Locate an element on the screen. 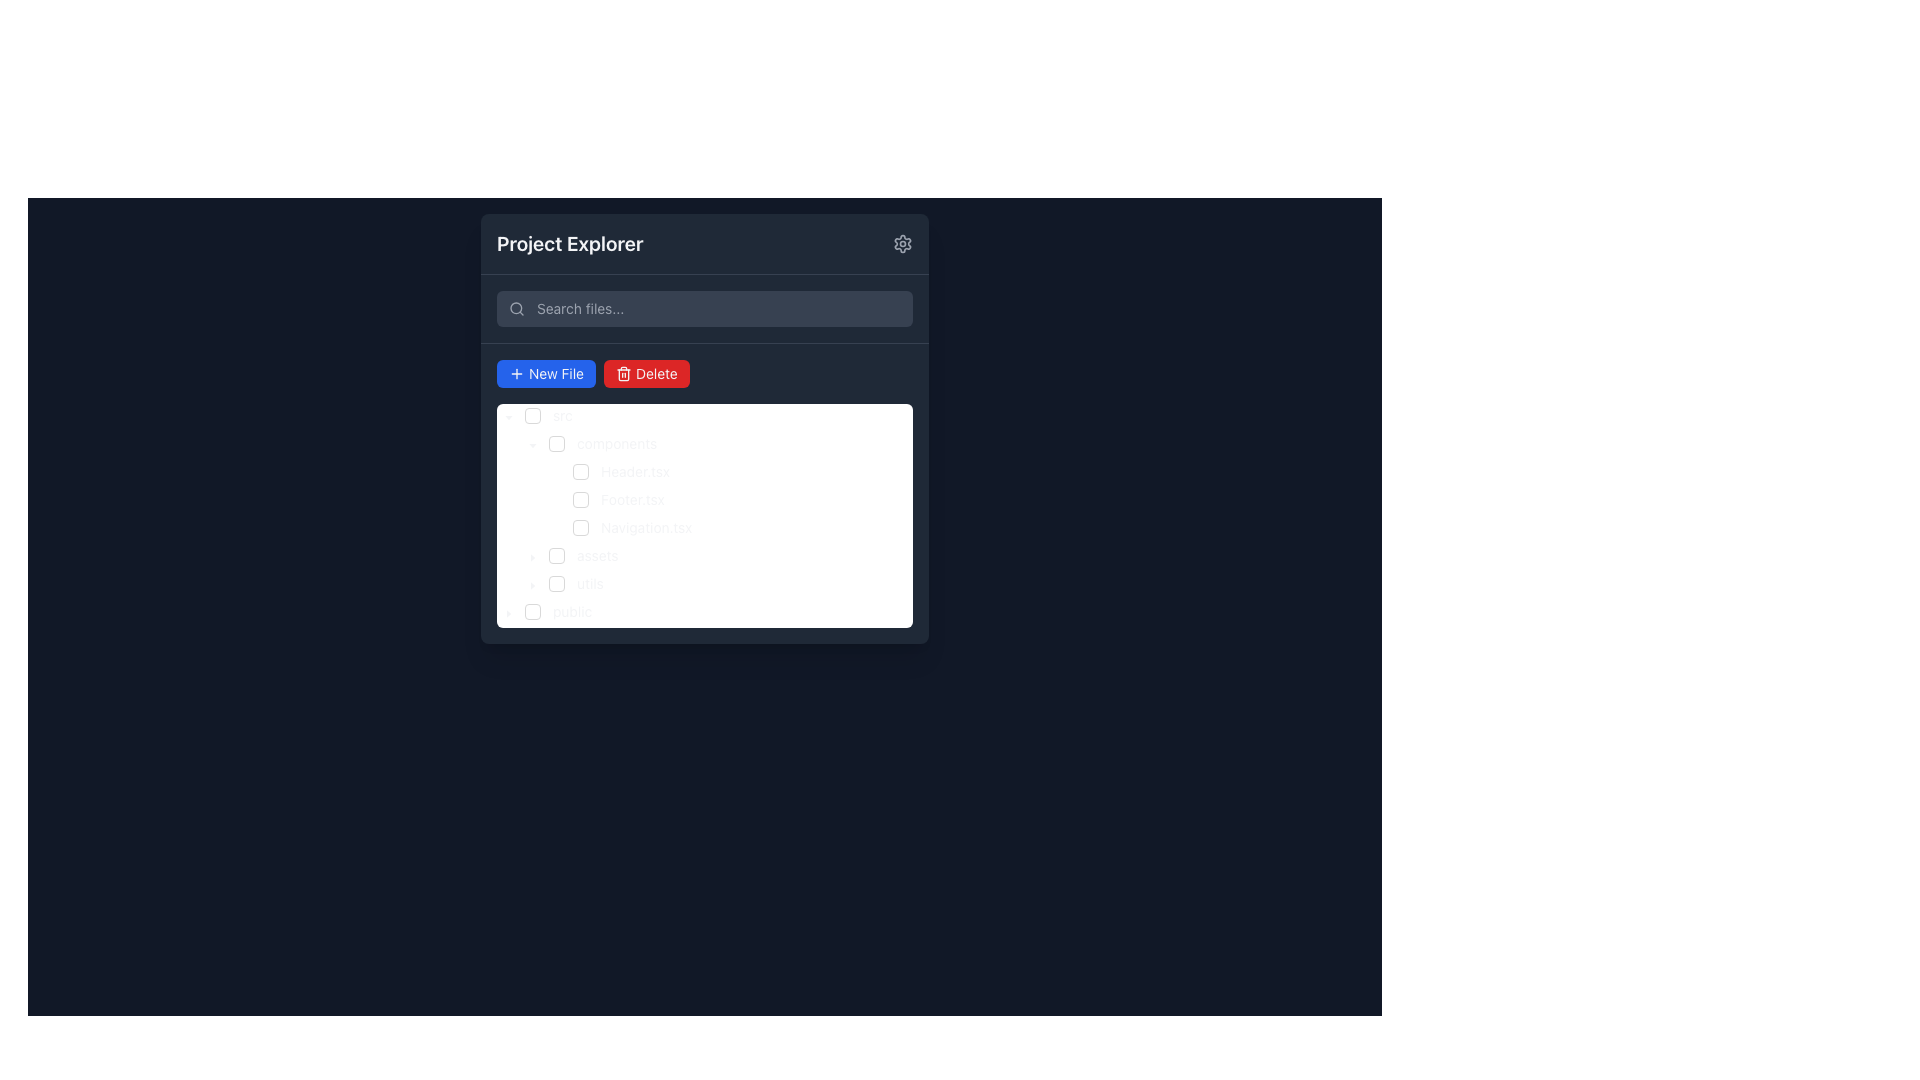 Image resolution: width=1920 pixels, height=1080 pixels. the 'utils' directory tree node item in the Project Explorer interface is located at coordinates (589, 583).